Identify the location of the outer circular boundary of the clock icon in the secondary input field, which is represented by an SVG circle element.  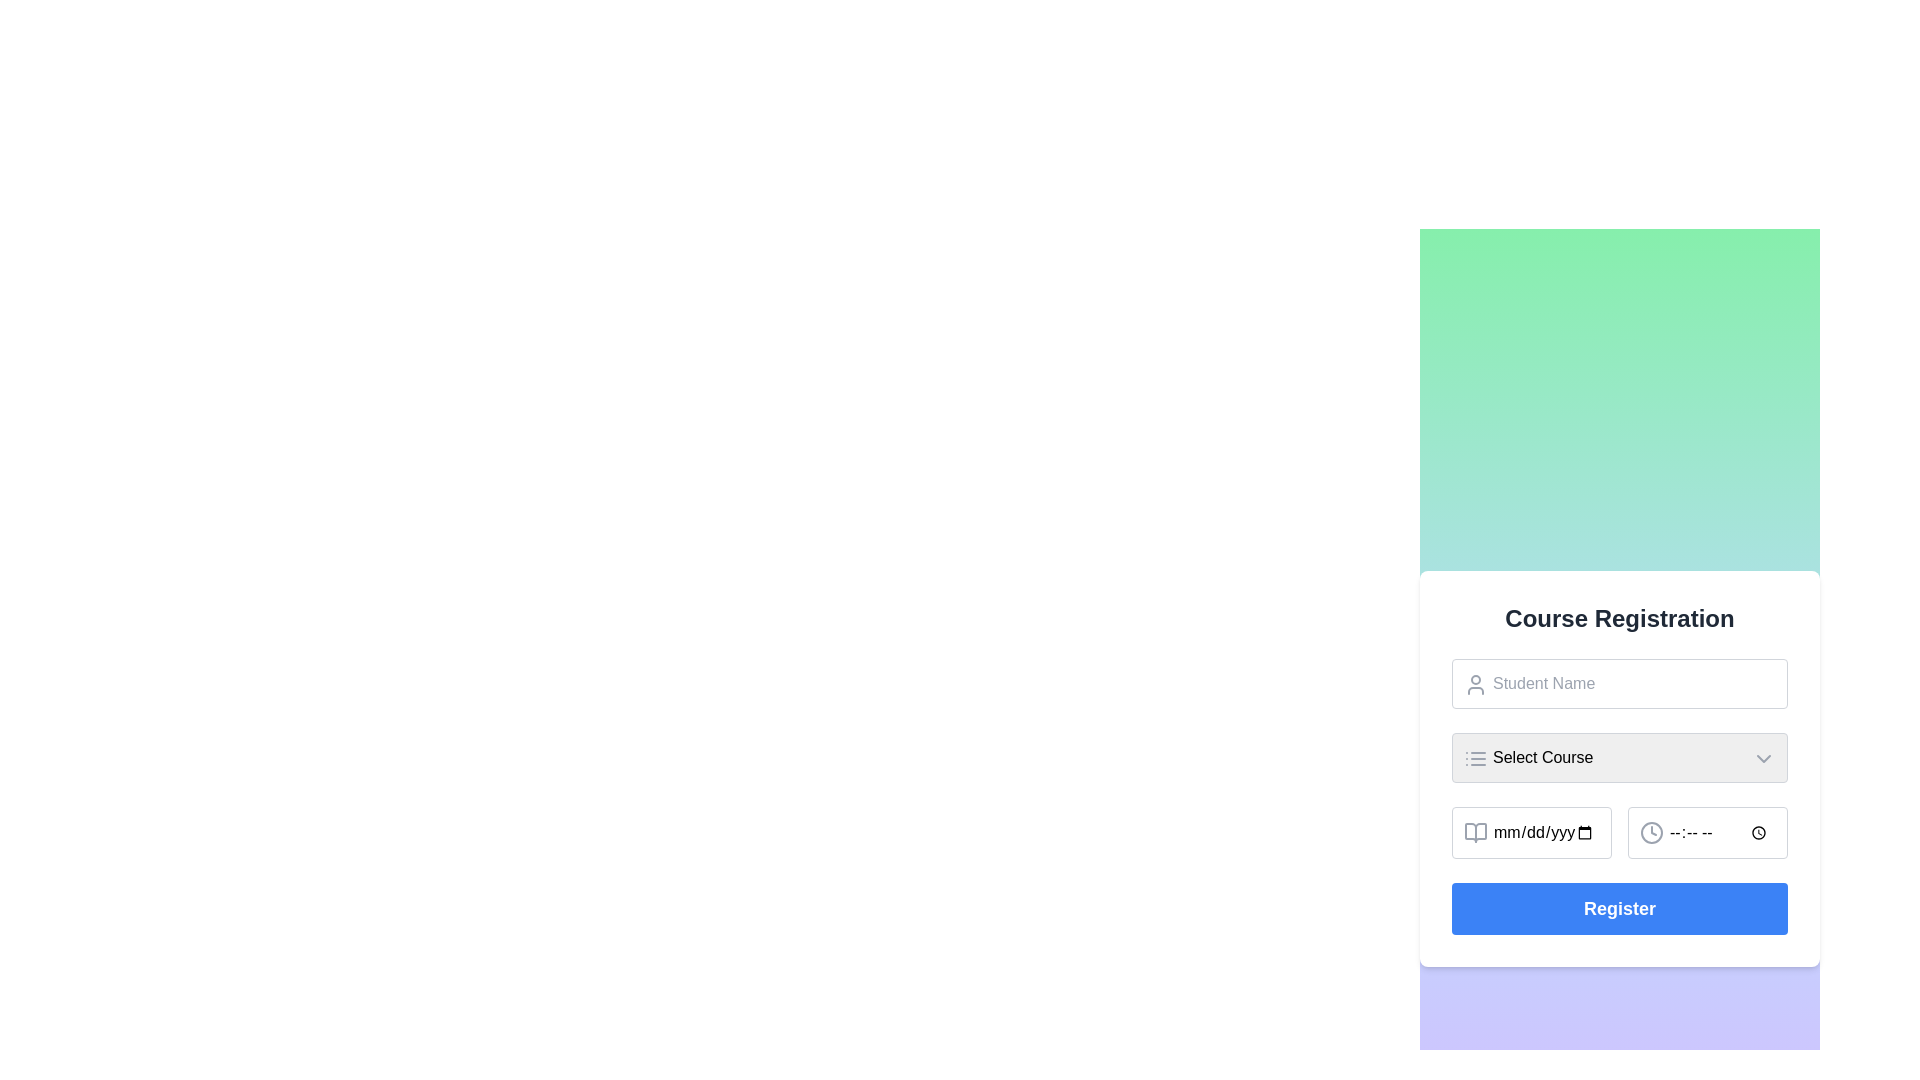
(1651, 833).